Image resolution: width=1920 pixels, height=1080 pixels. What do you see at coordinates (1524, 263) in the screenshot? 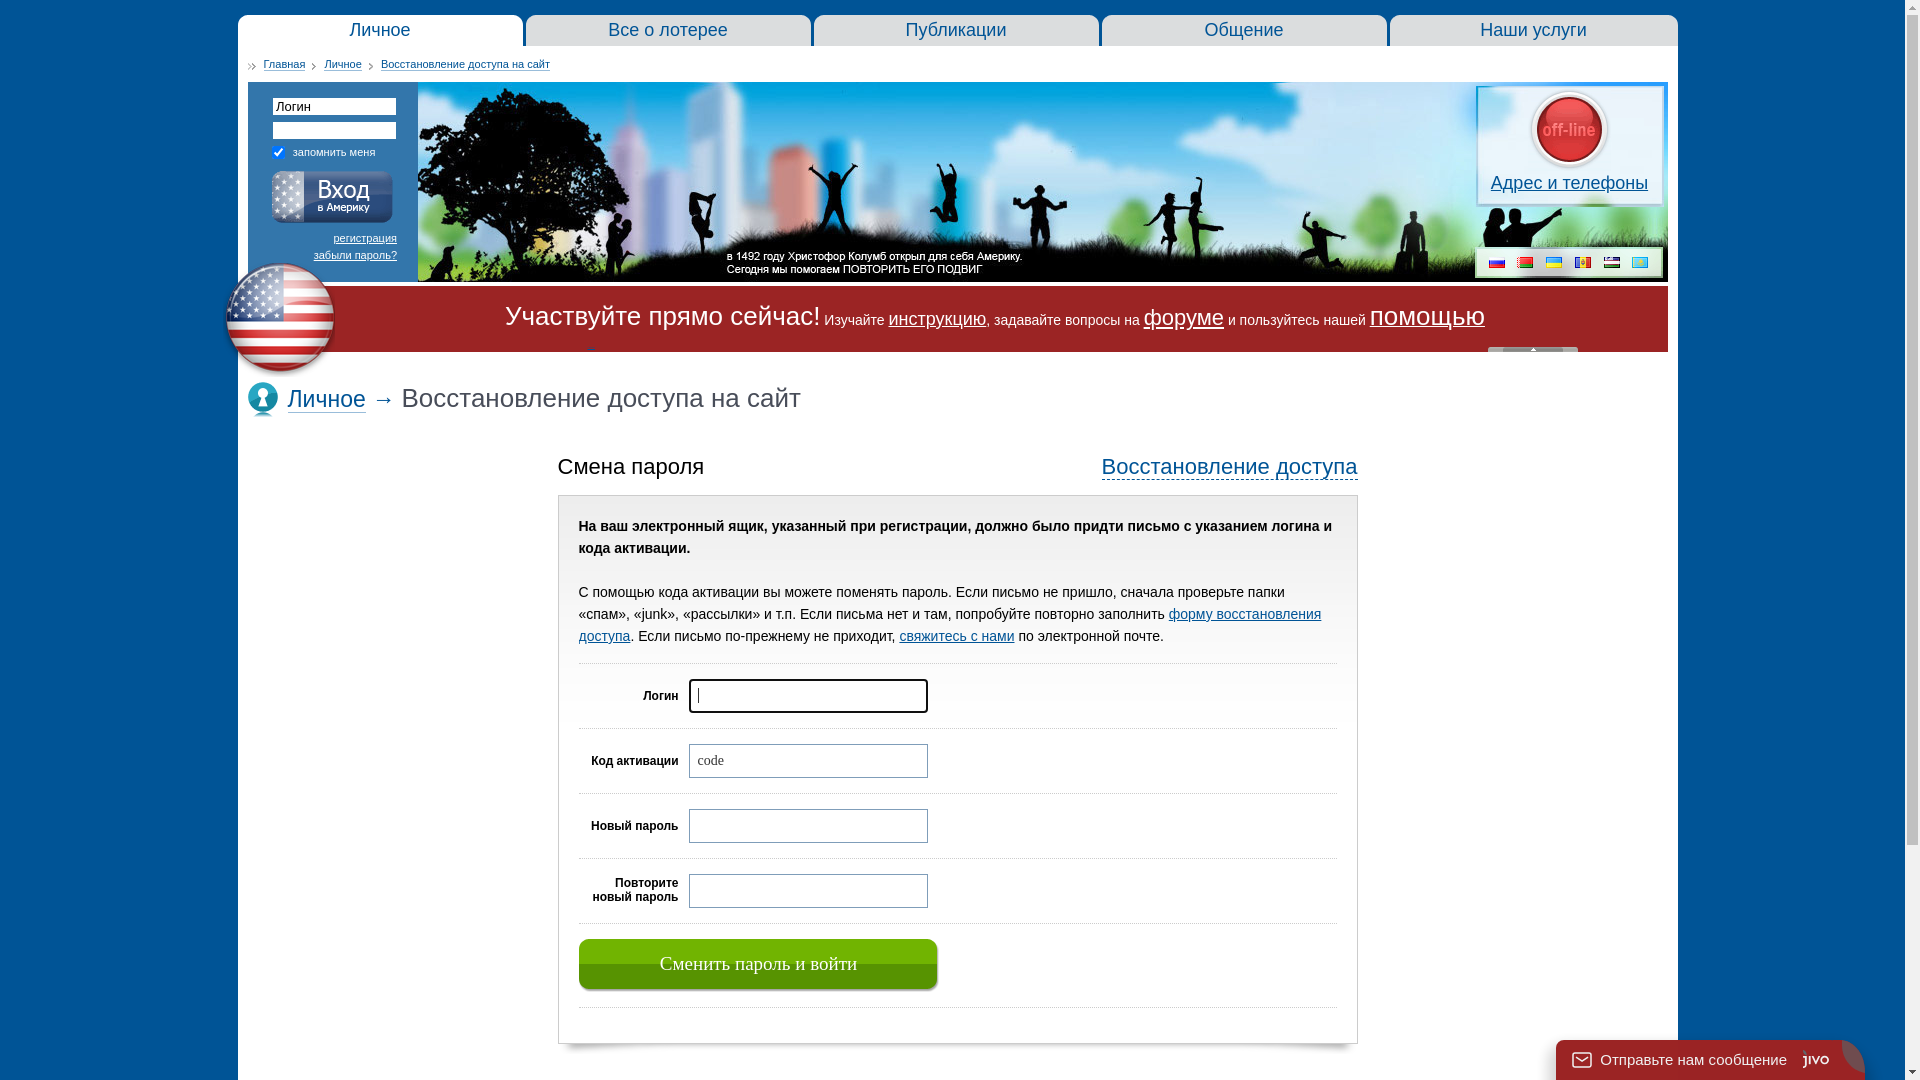
I see `'by'` at bounding box center [1524, 263].